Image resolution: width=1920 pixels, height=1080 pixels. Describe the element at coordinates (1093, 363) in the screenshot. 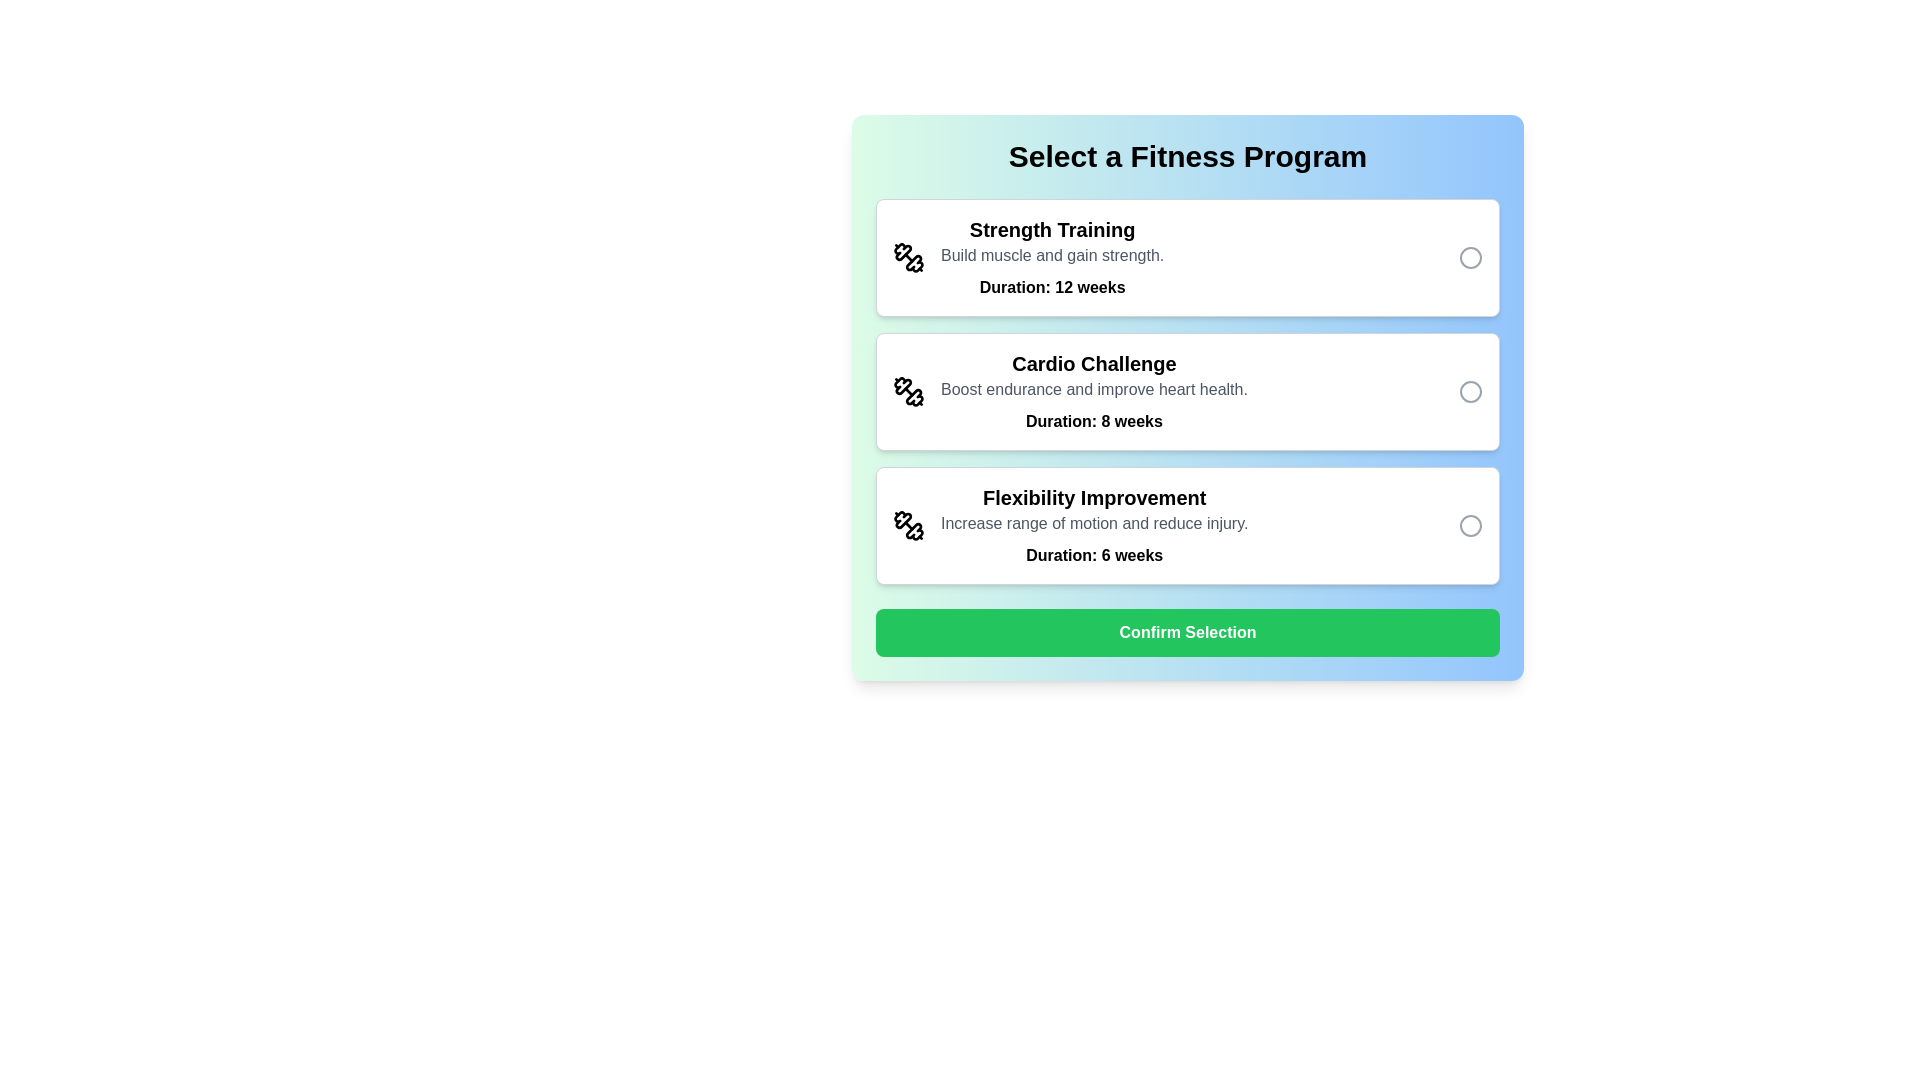

I see `the 'Cardio Challenge' text label, which is displayed in a bold and larger font size, styled with a semibold weight and black color, located in the middle section of the interface` at that location.